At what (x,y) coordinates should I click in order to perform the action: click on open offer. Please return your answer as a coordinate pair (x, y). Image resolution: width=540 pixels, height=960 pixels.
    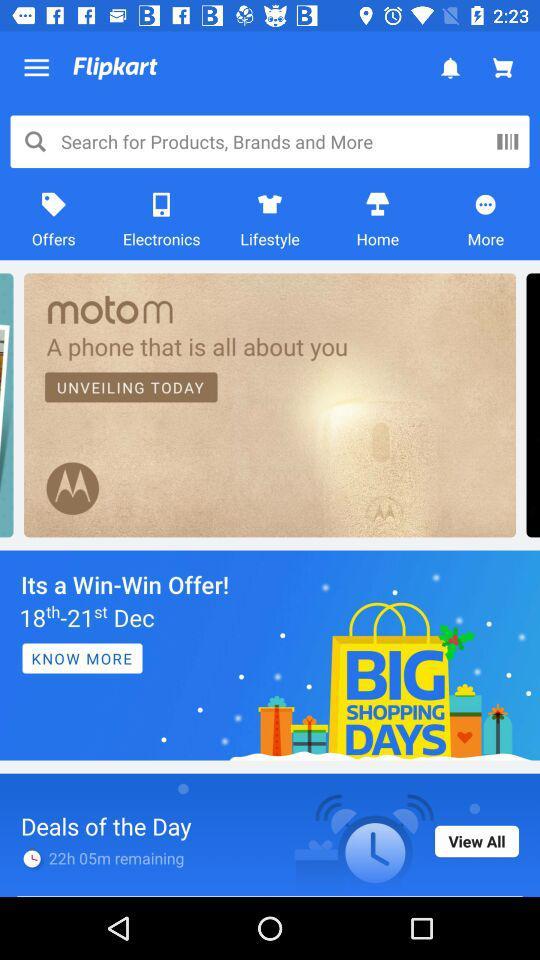
    Looking at the image, I should click on (270, 654).